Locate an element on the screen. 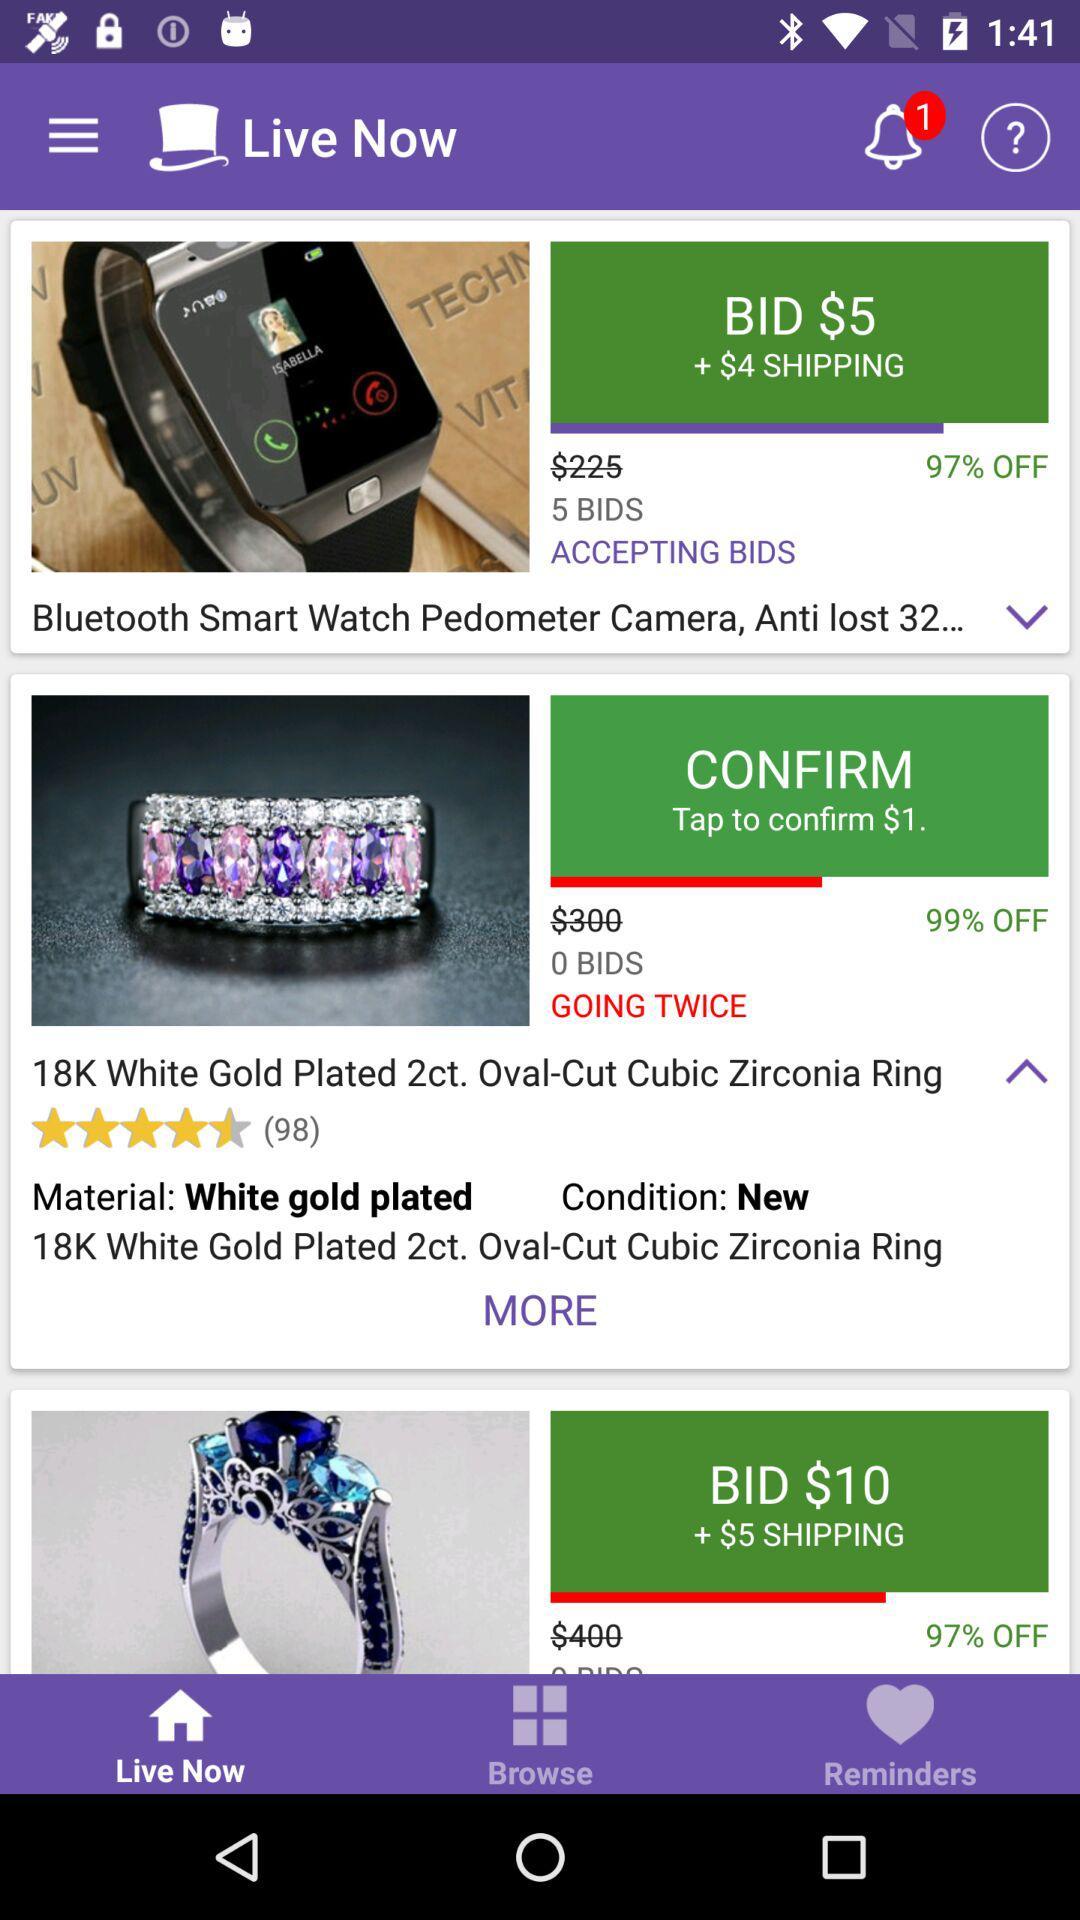  confirm tap to icon is located at coordinates (798, 785).